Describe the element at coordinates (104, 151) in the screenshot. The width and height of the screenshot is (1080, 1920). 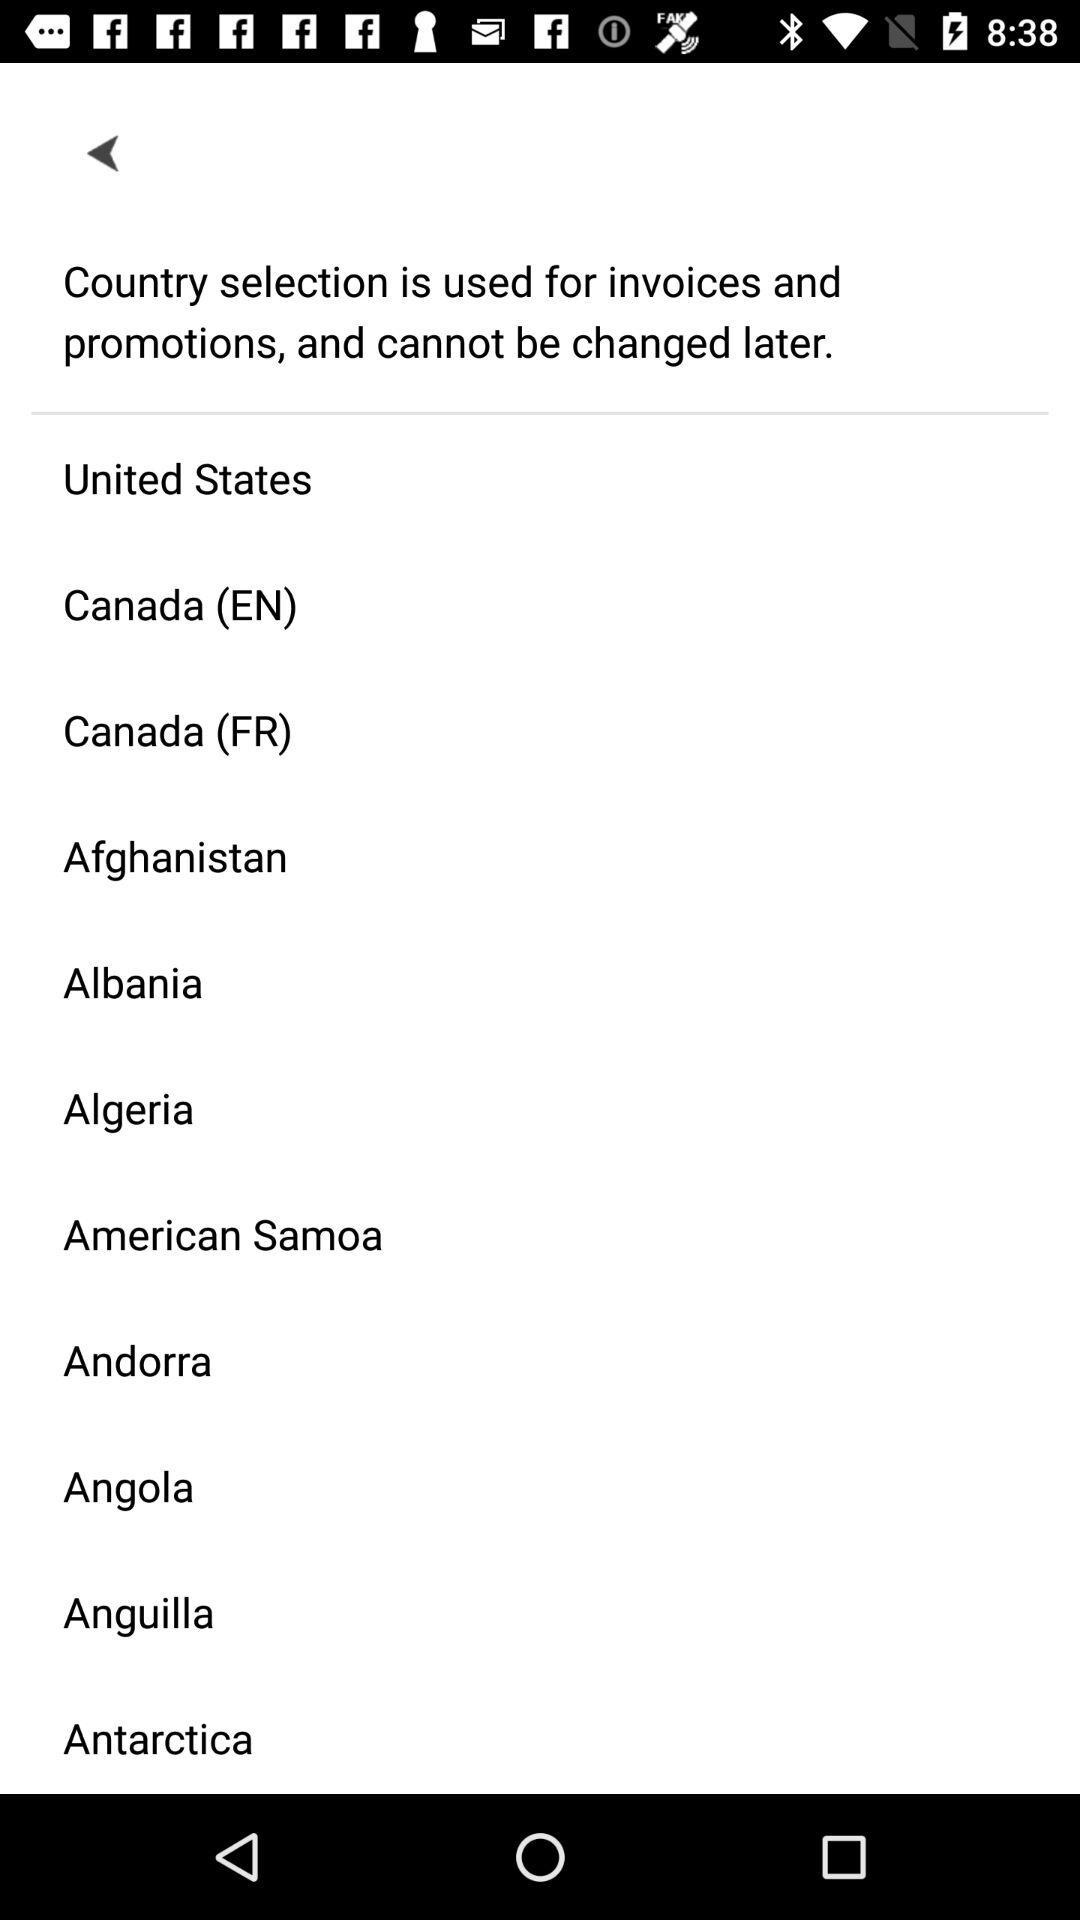
I see `icon above the country selection is icon` at that location.